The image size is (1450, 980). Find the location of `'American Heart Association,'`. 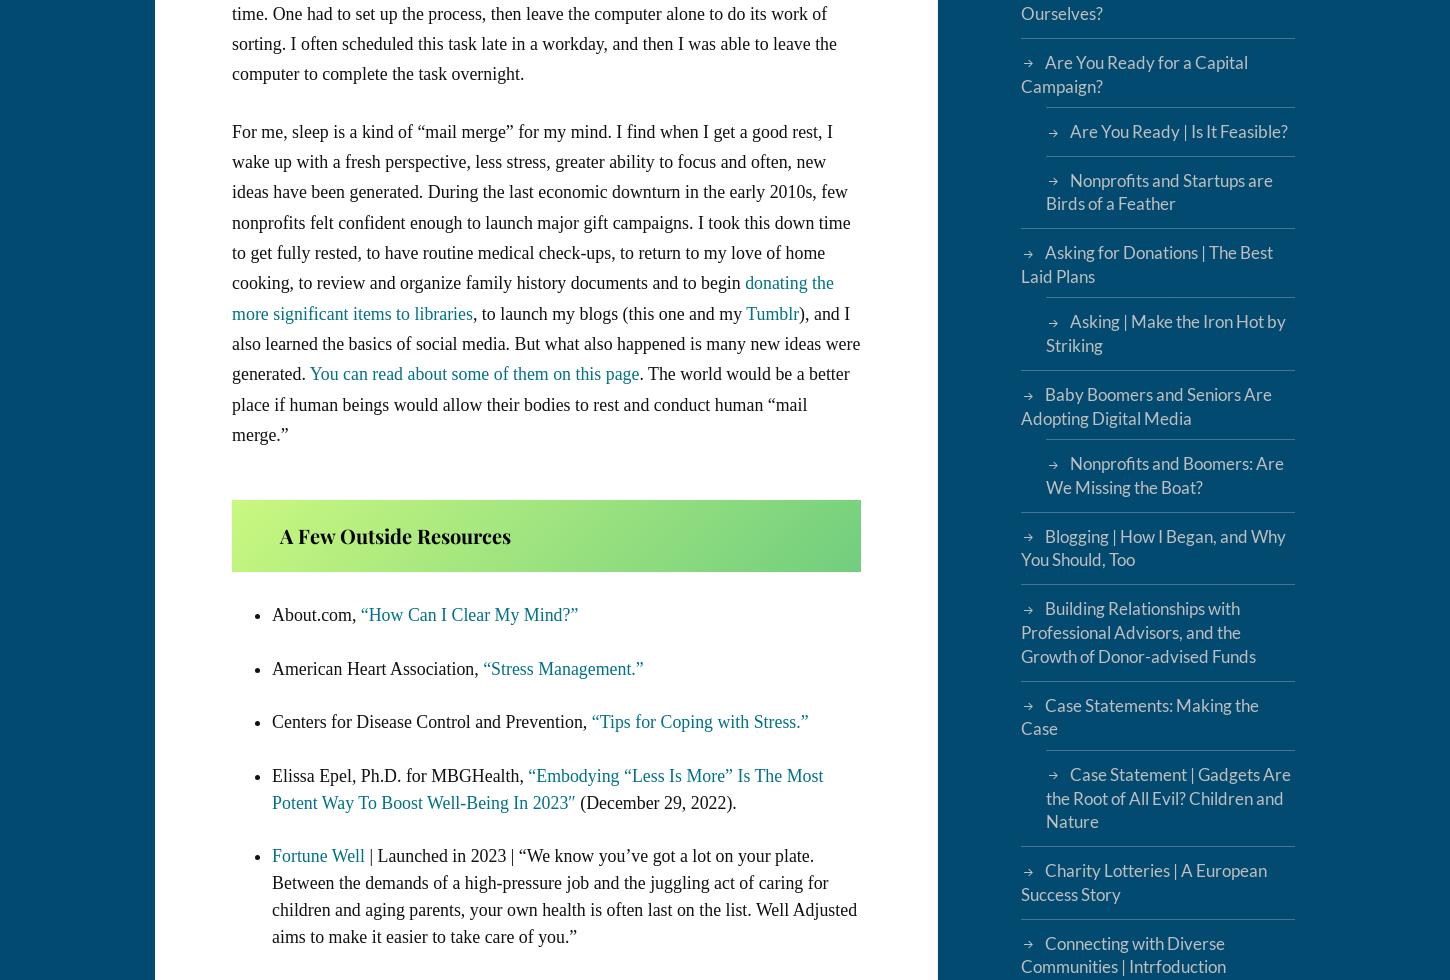

'American Heart Association,' is located at coordinates (272, 667).